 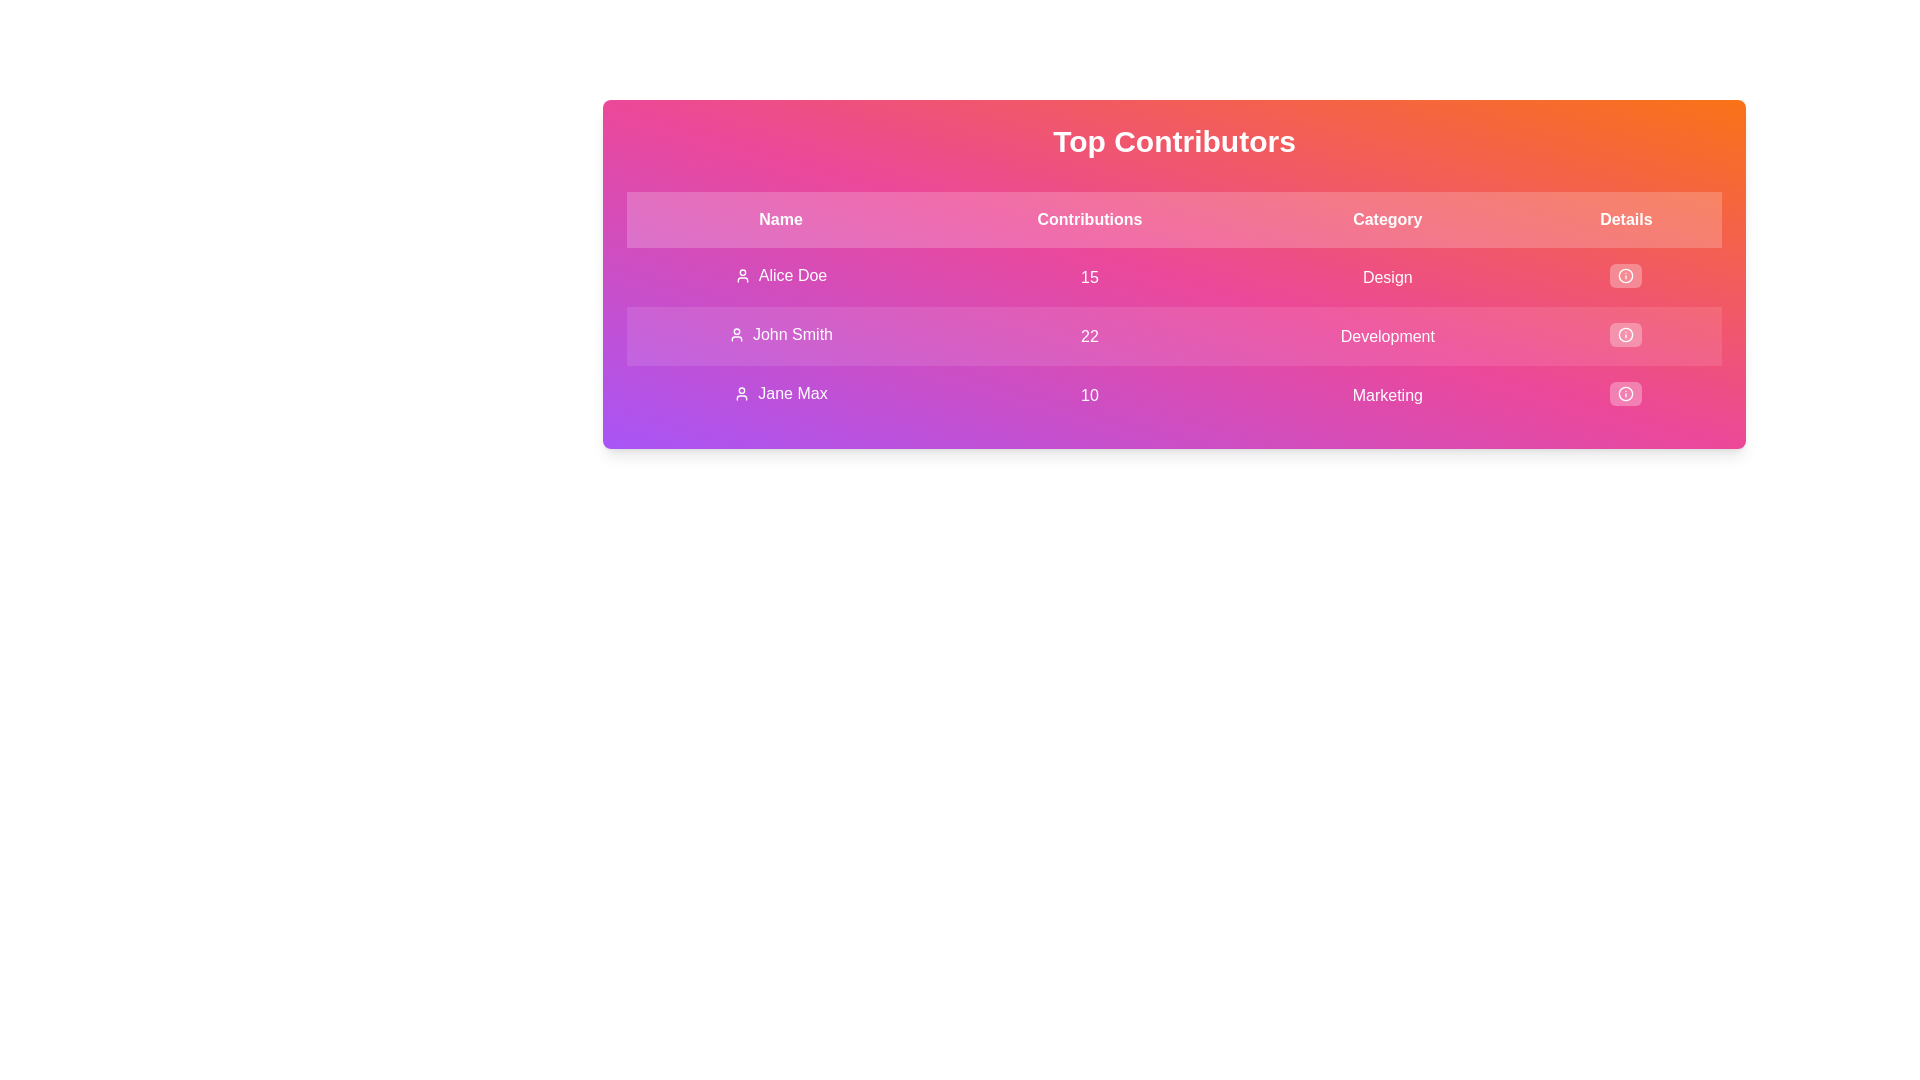 I want to click on the informational label indicating the category associated with contributor 'John Smith', located in the second row of the table under the 'Category' column, to the right of '22' and left of an interactive button, so click(x=1386, y=335).